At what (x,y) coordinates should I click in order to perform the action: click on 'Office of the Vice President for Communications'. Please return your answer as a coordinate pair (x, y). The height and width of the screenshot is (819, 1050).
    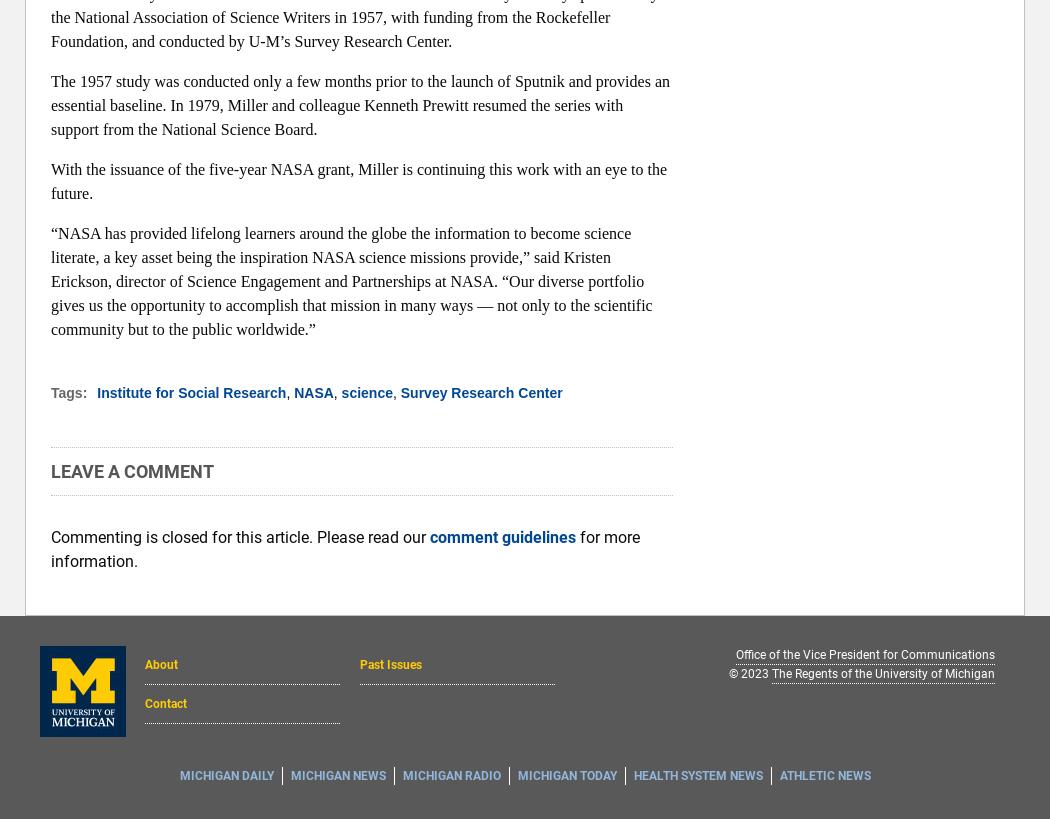
    Looking at the image, I should click on (864, 655).